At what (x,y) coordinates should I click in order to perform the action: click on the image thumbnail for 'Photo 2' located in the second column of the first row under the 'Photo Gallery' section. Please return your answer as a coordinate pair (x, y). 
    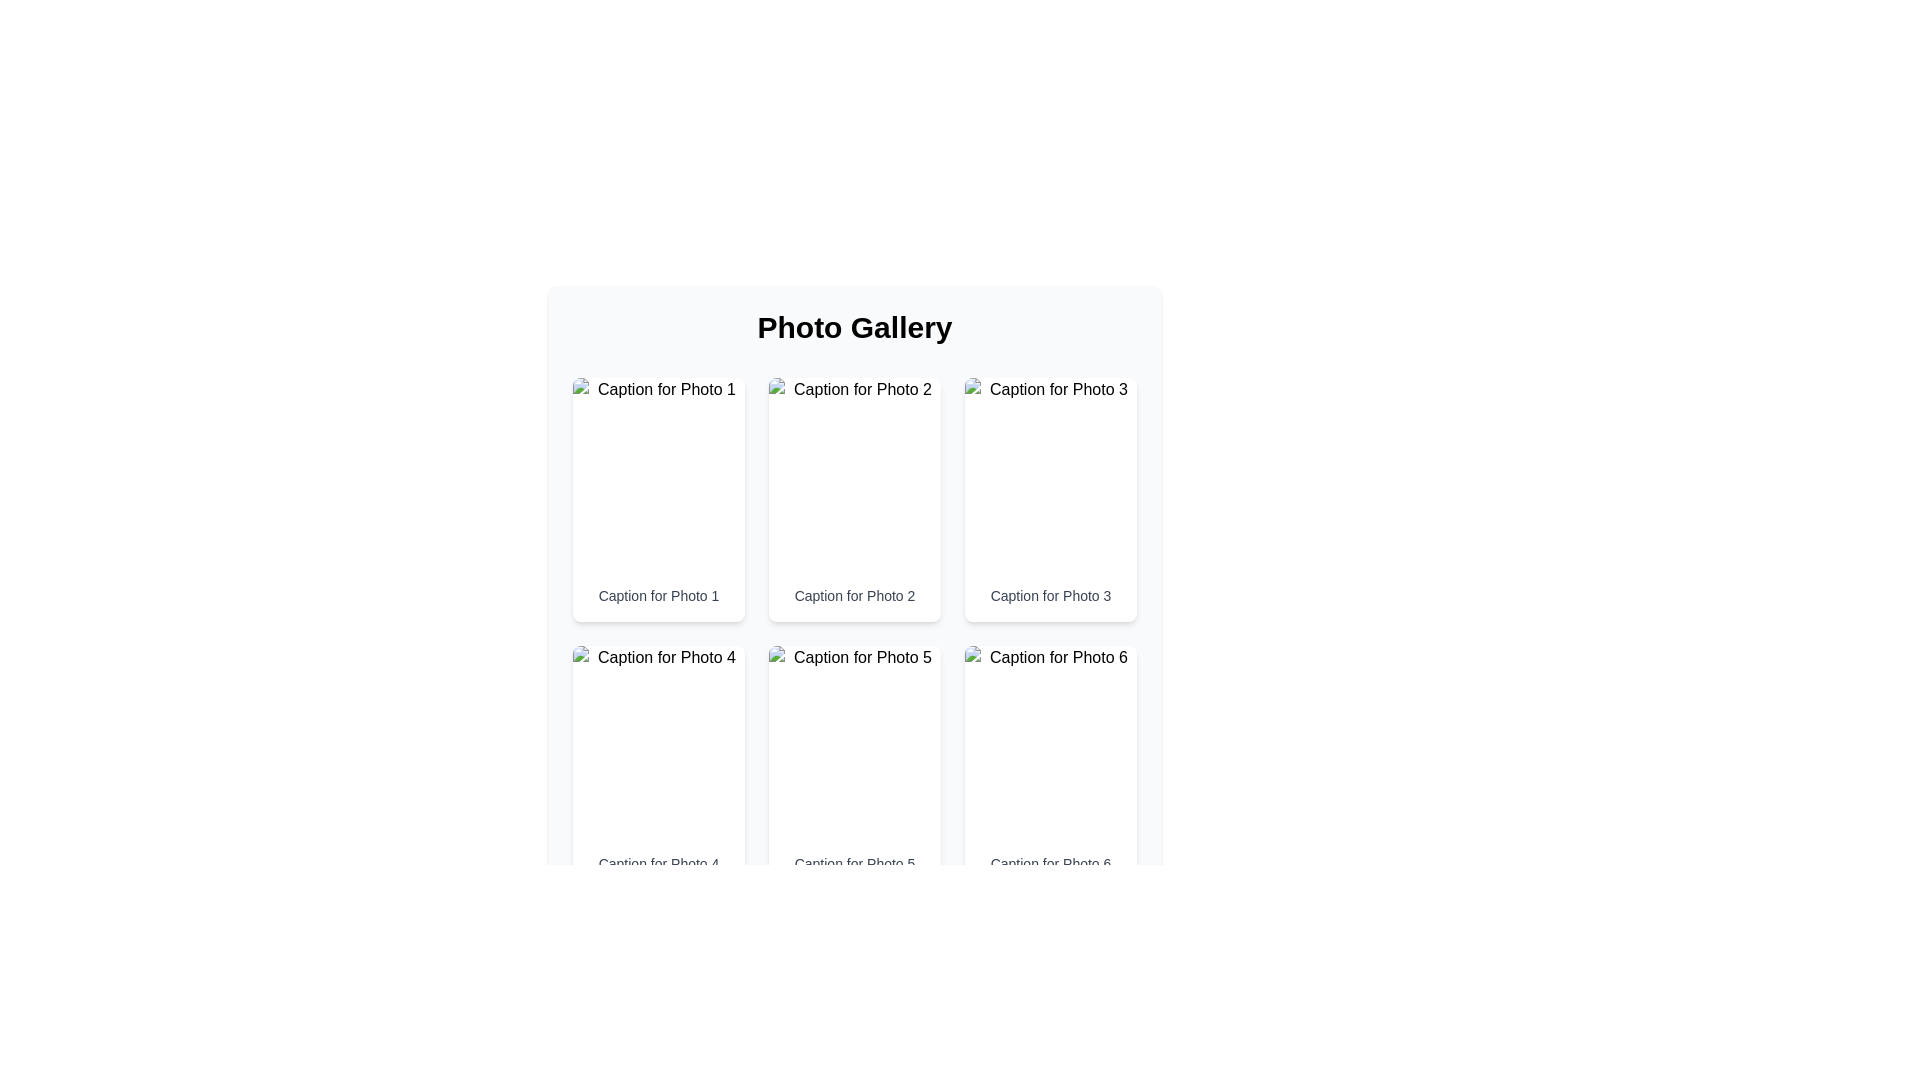
    Looking at the image, I should click on (854, 474).